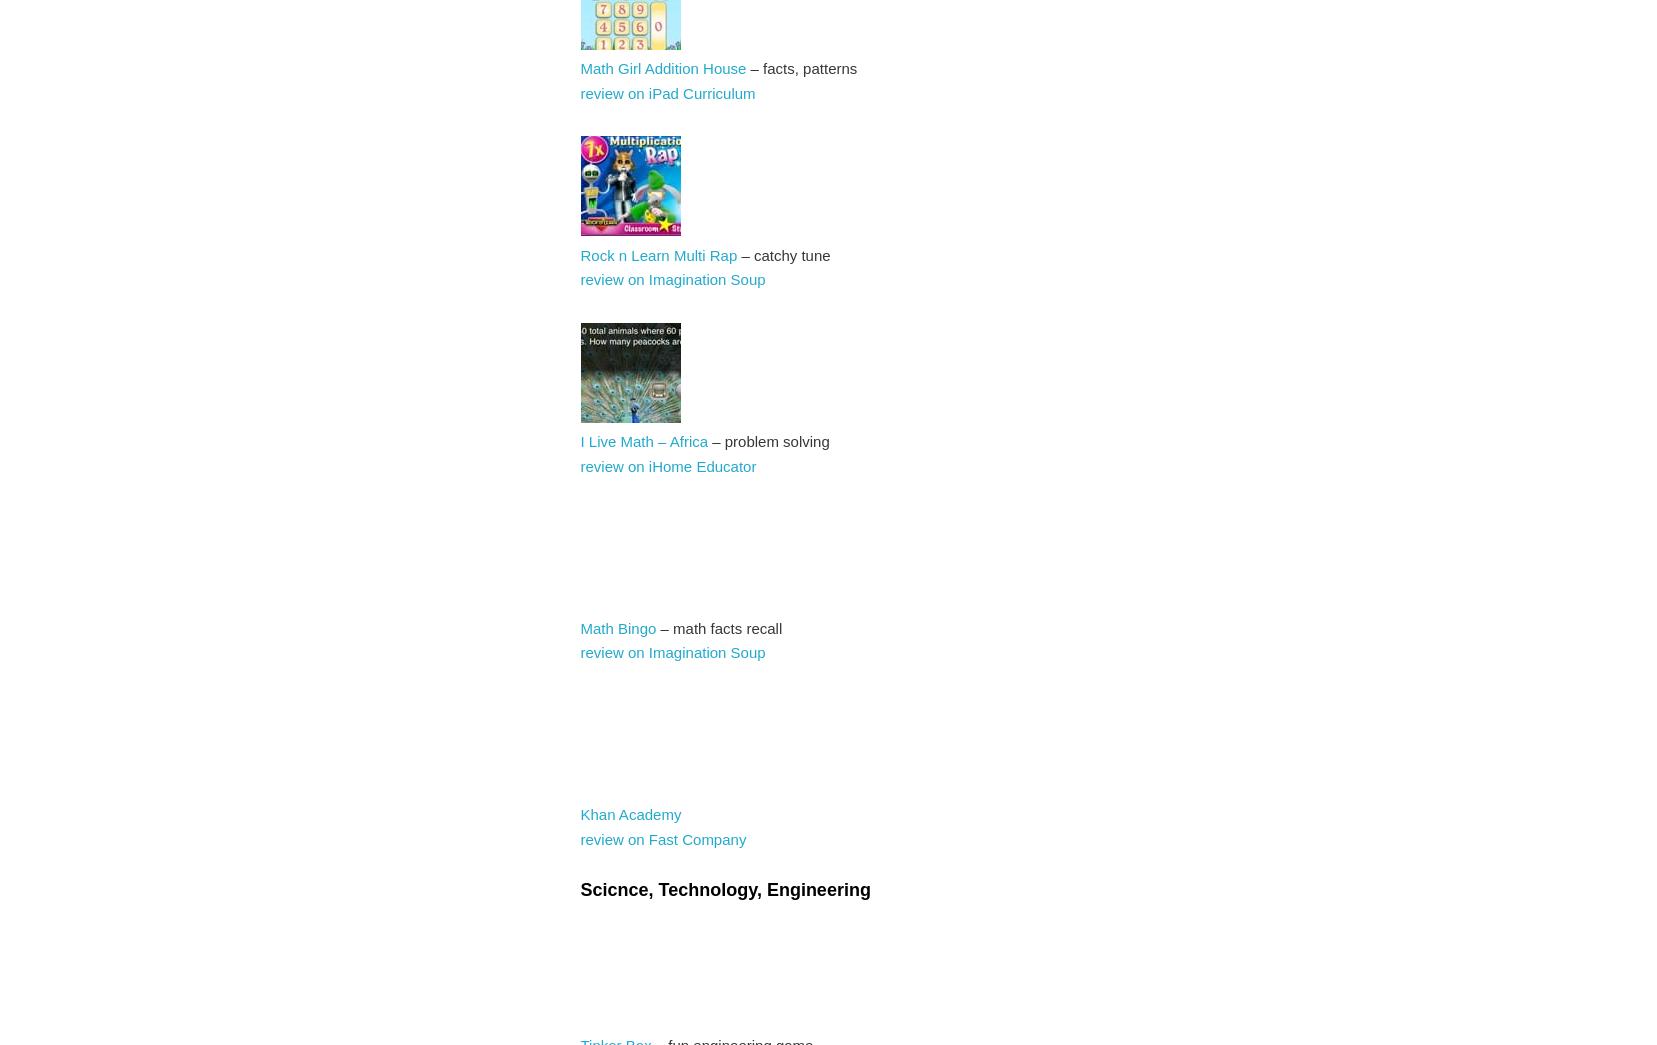 The width and height of the screenshot is (1657, 1045). I want to click on 'I Live Math – Africa', so click(644, 441).